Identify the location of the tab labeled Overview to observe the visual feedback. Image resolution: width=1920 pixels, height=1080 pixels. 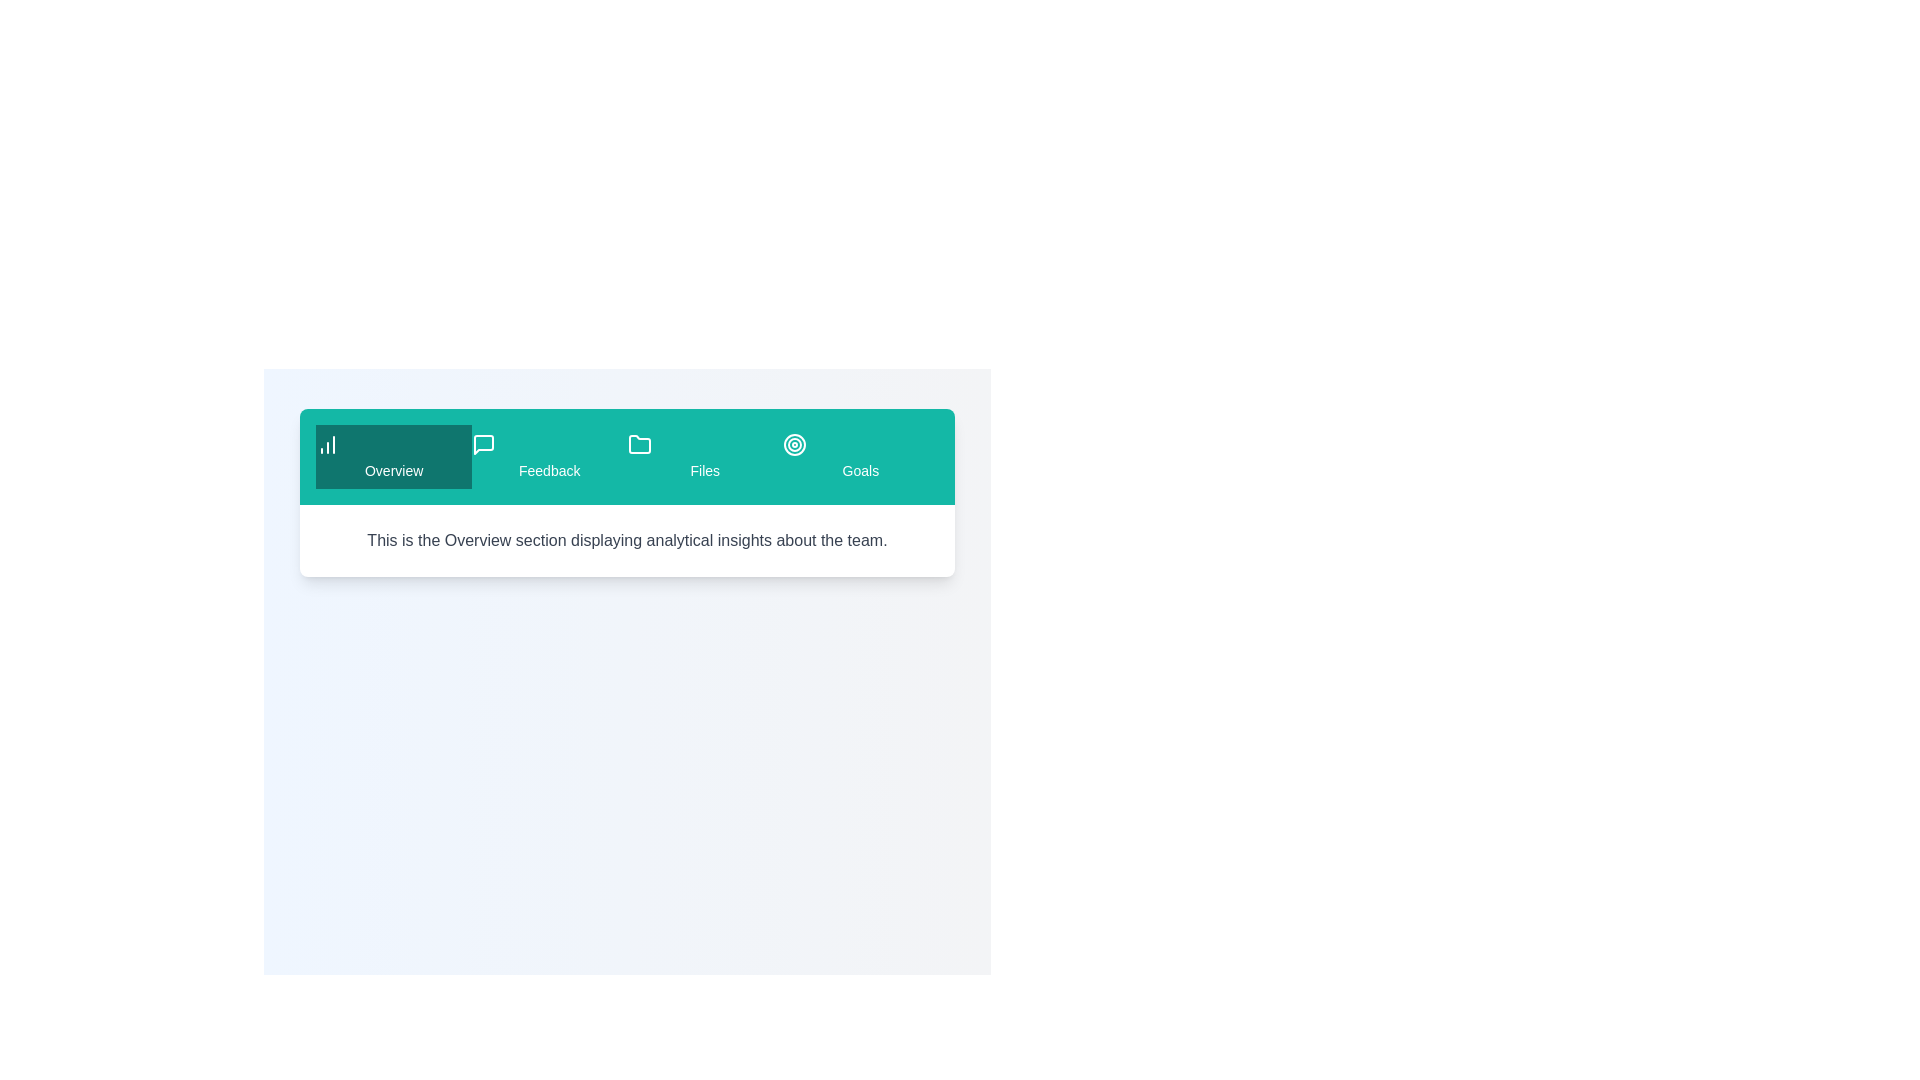
(394, 456).